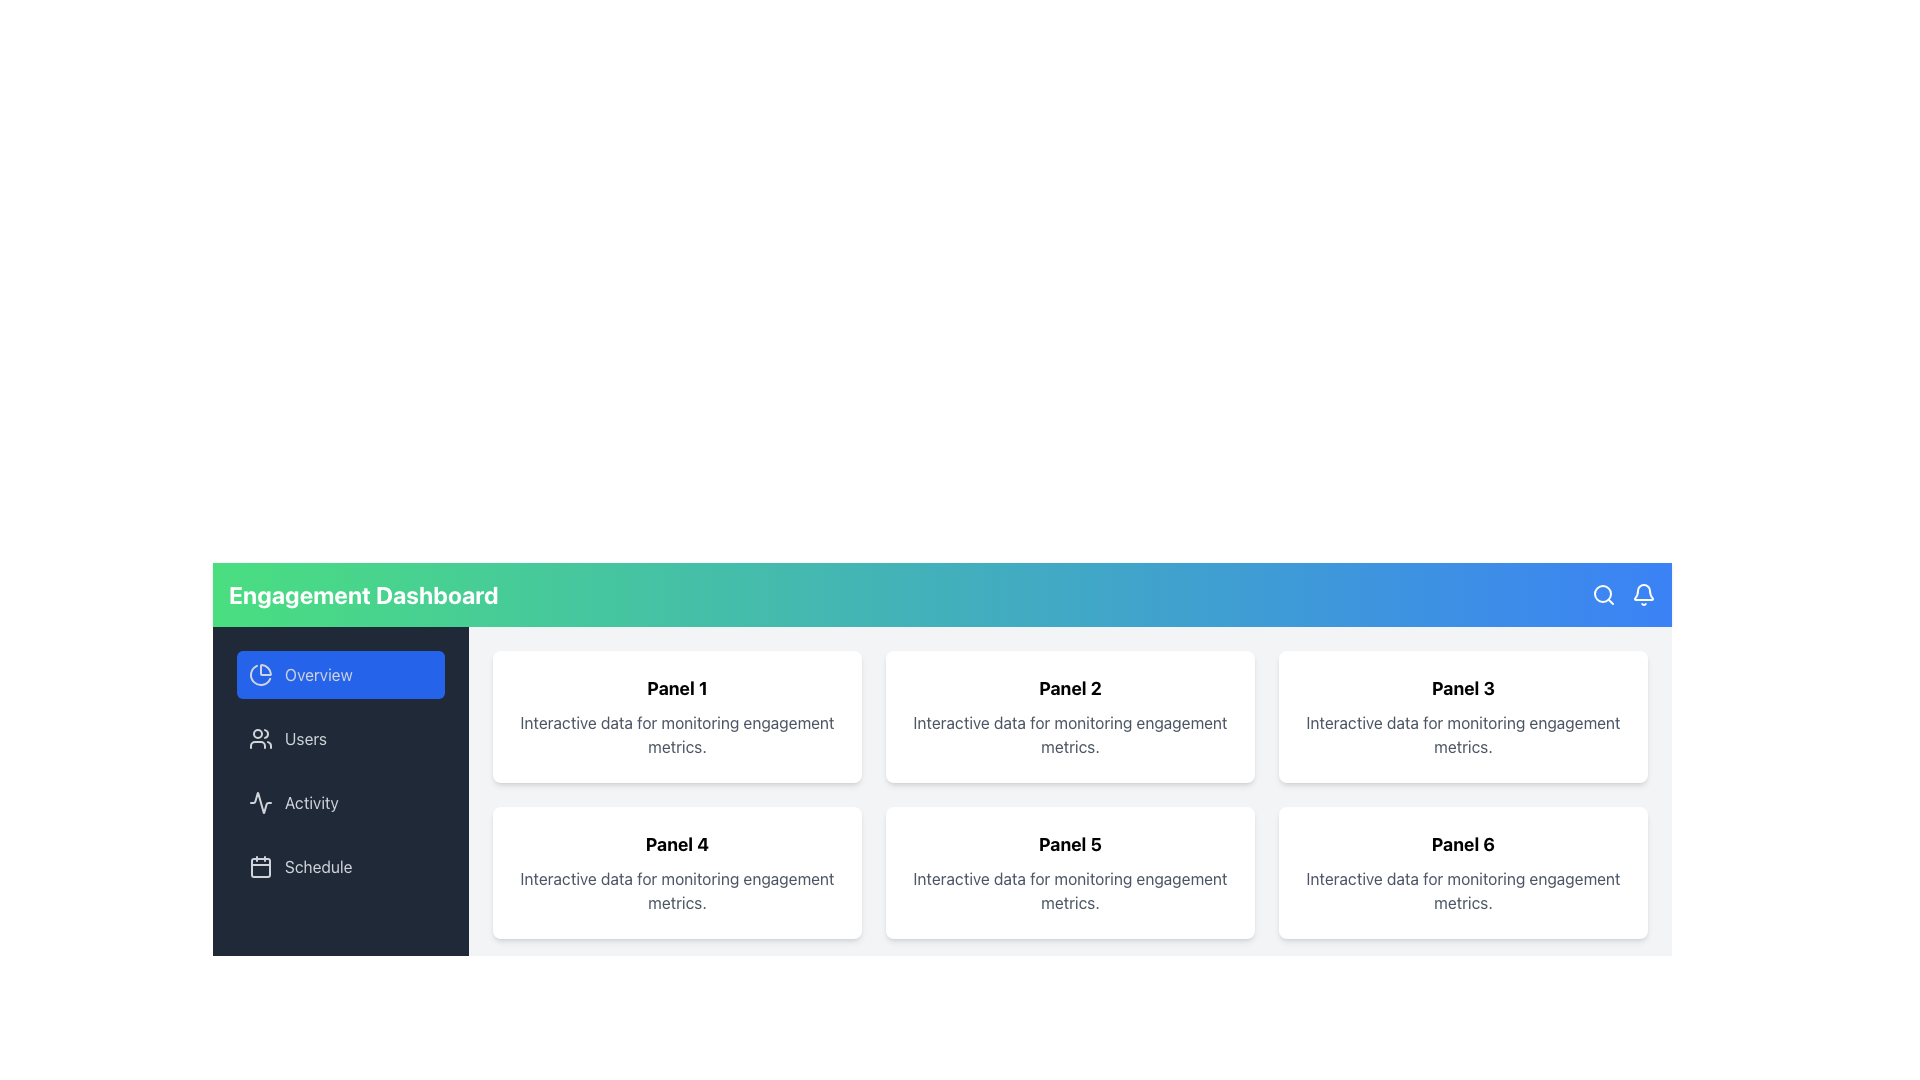 This screenshot has height=1080, width=1920. What do you see at coordinates (1463, 890) in the screenshot?
I see `informational text label positioned centrally below the heading 'Panel 6' in the card located in the bottom-right corner of the grid` at bounding box center [1463, 890].